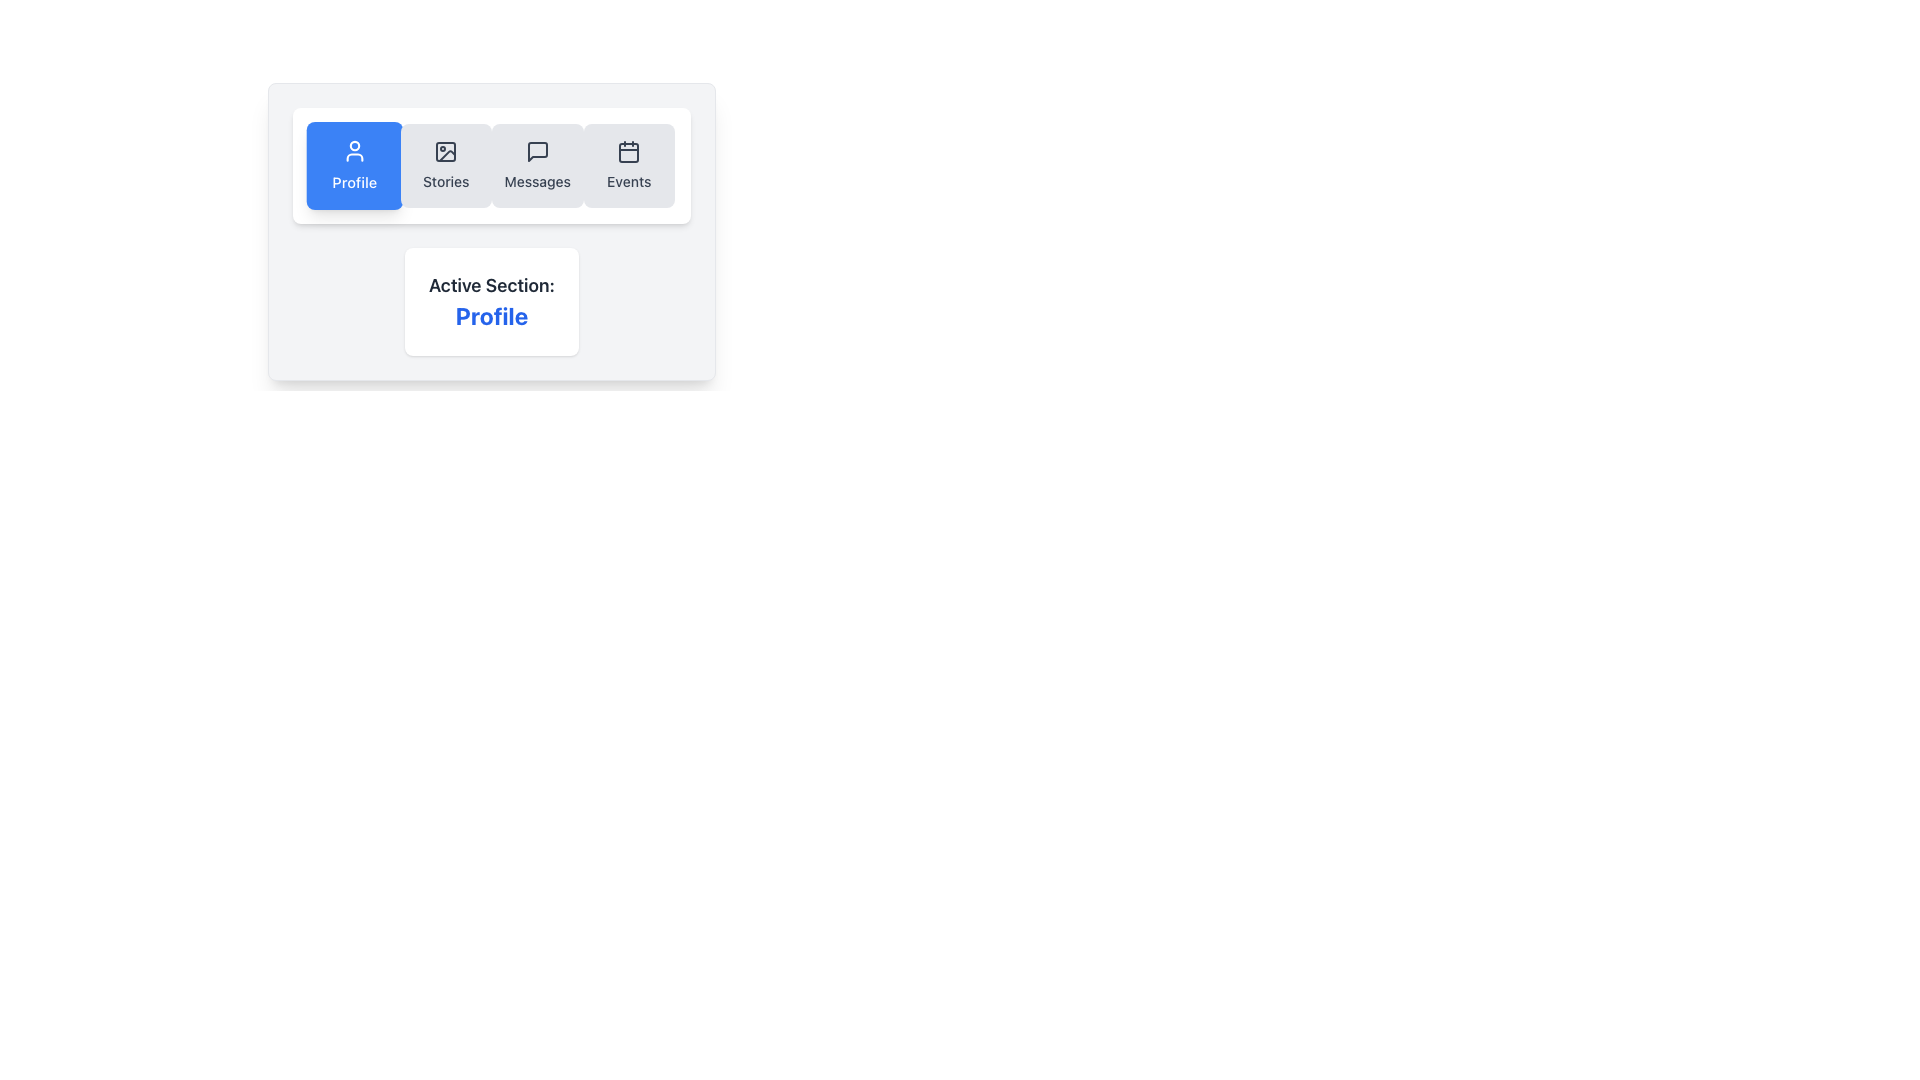 This screenshot has height=1080, width=1920. I want to click on the calendar icon located in the Events section, which features a rounded square border and is positioned adjacent to the 'Events' label, so click(628, 150).